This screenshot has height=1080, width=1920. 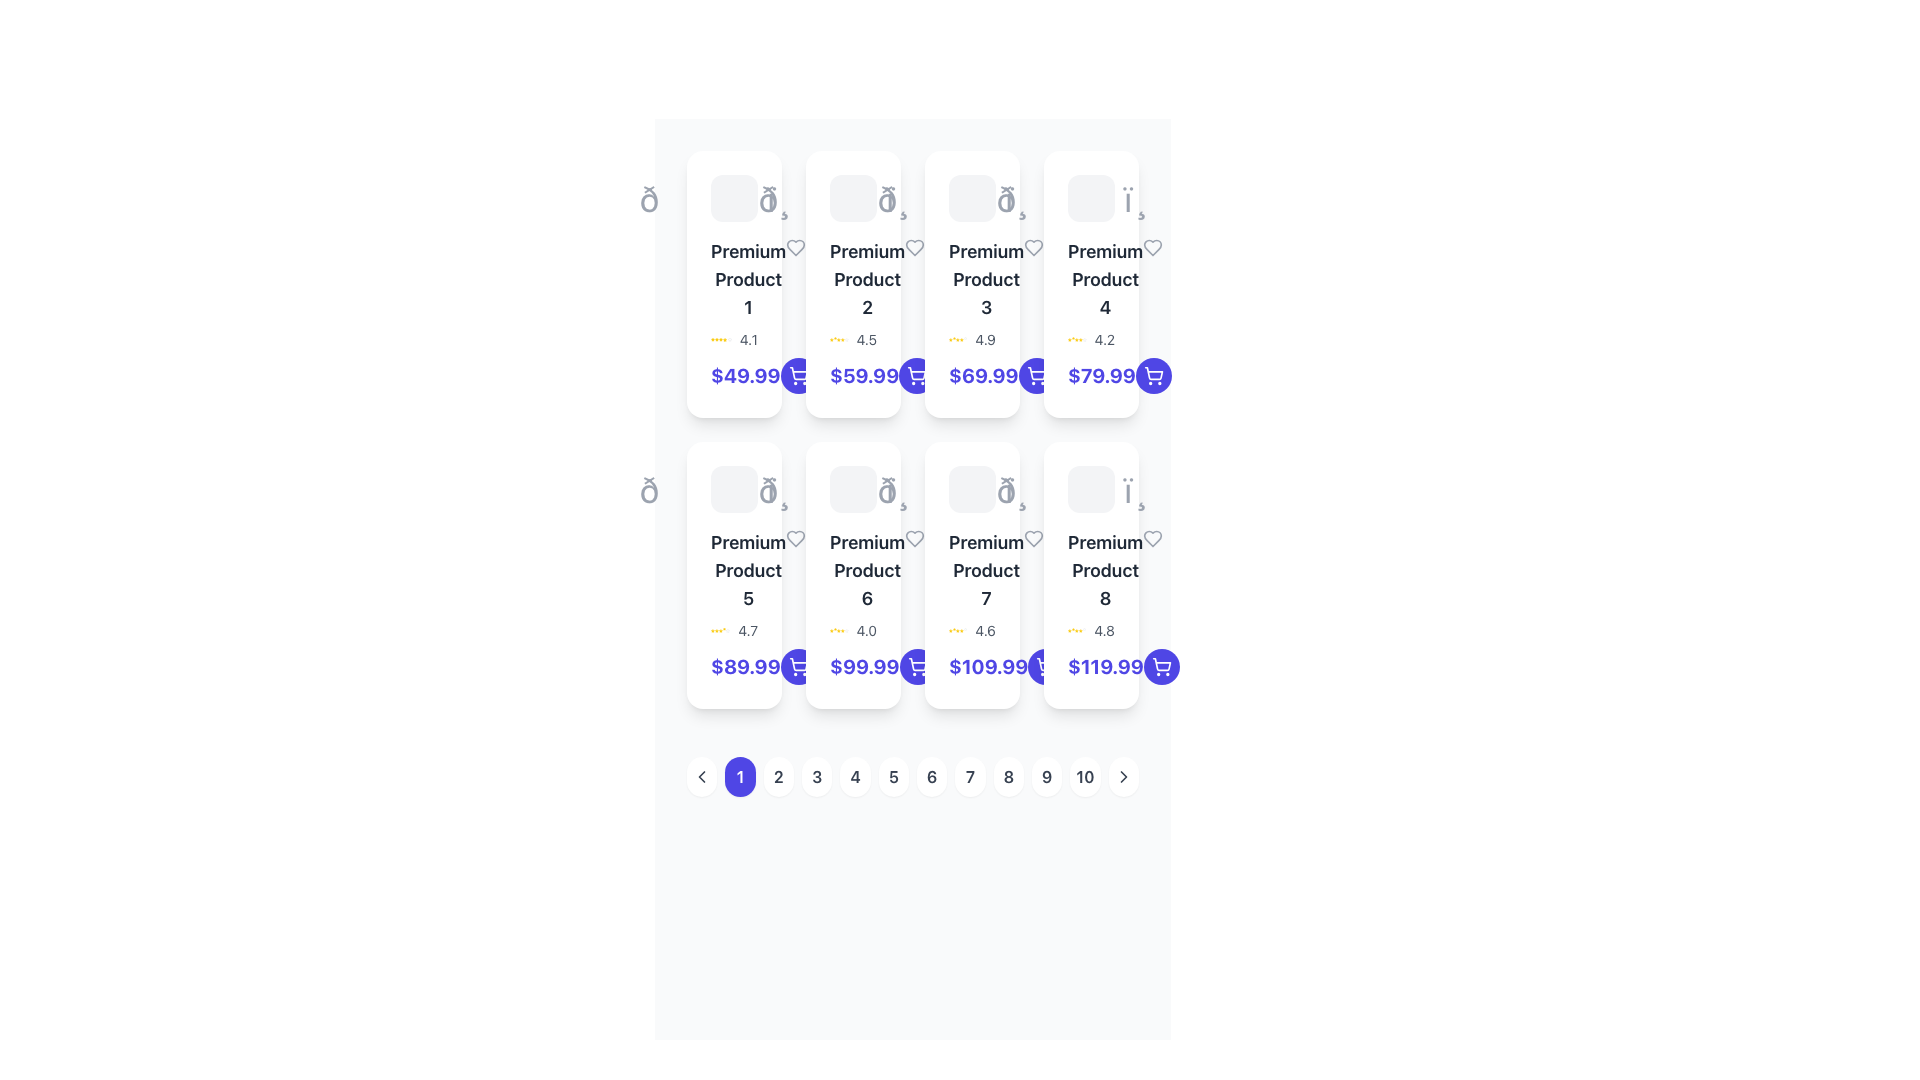 What do you see at coordinates (1008, 775) in the screenshot?
I see `the circular button displaying the number '8' in the pagination section` at bounding box center [1008, 775].